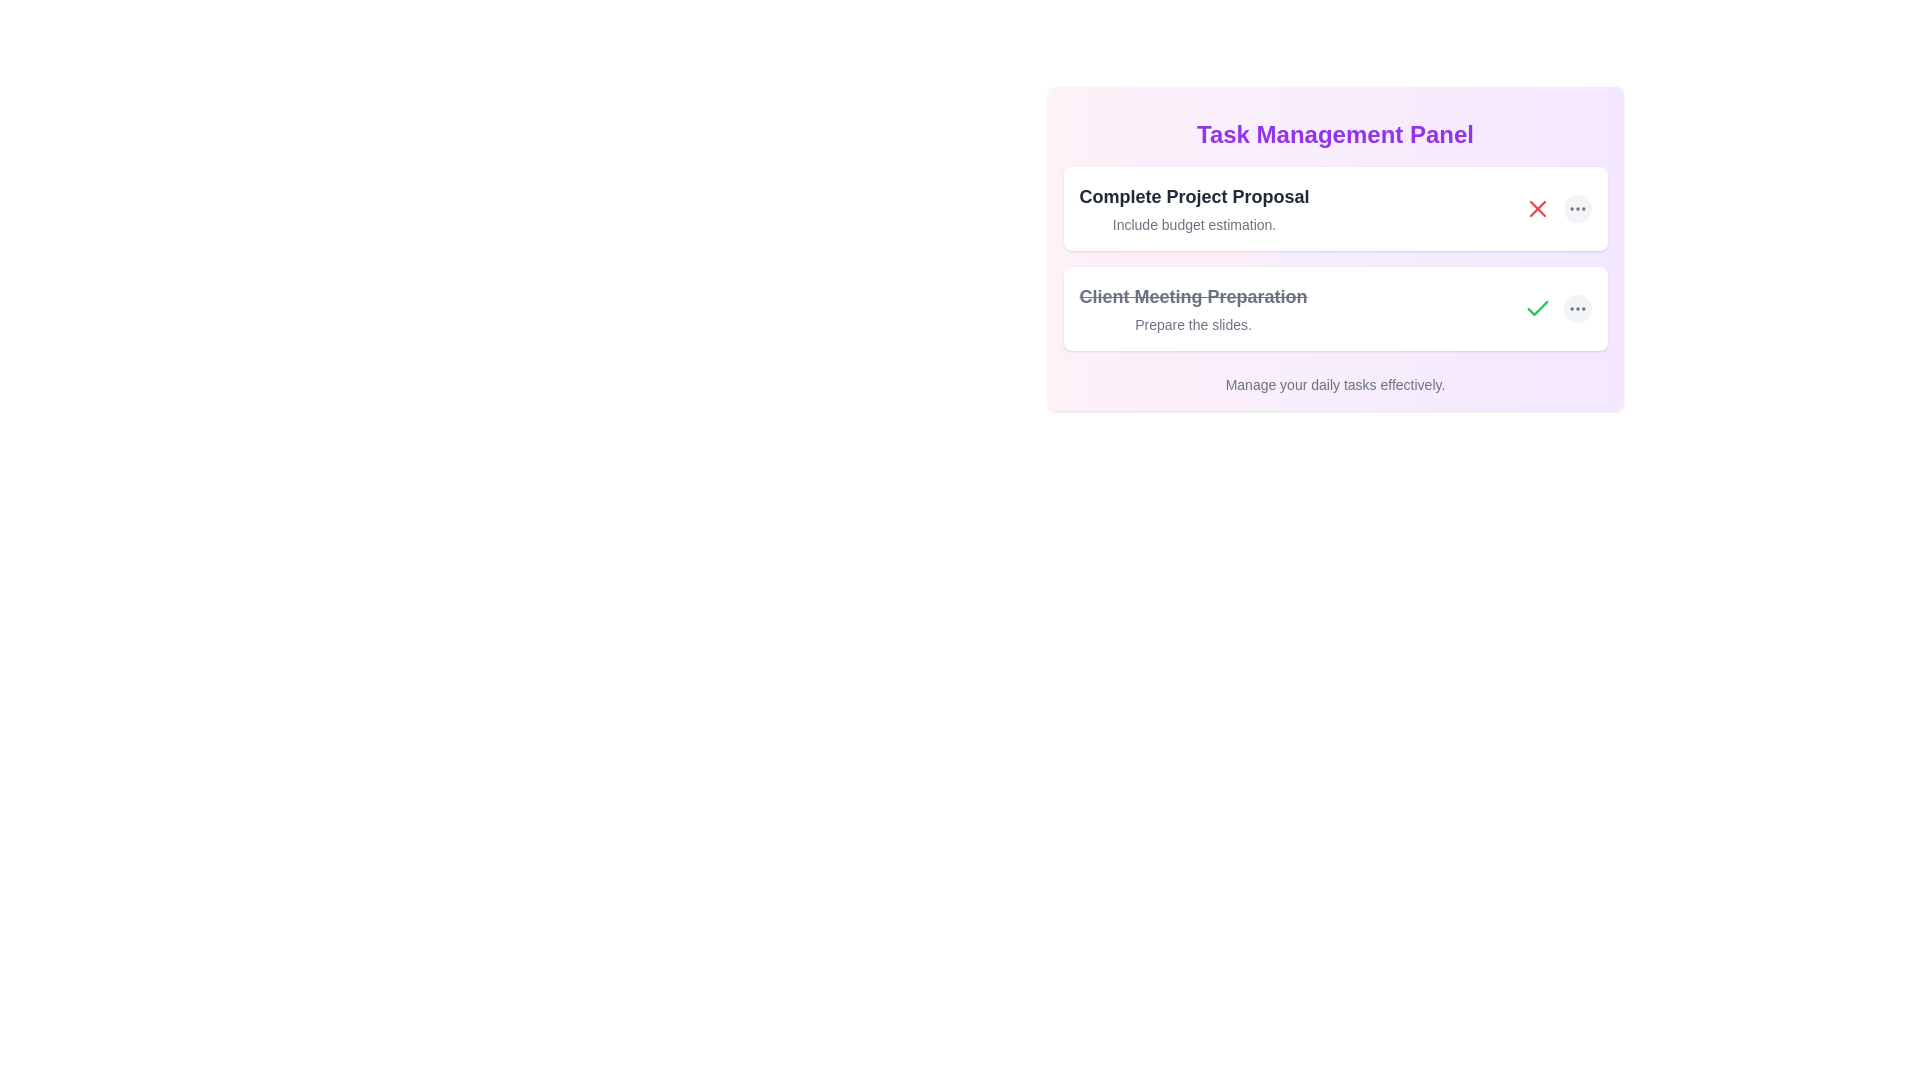 The image size is (1920, 1080). What do you see at coordinates (1536, 208) in the screenshot?
I see `the cancel button located to the far right of the first task row labeled 'Complete Project Proposal' in the task management panel` at bounding box center [1536, 208].